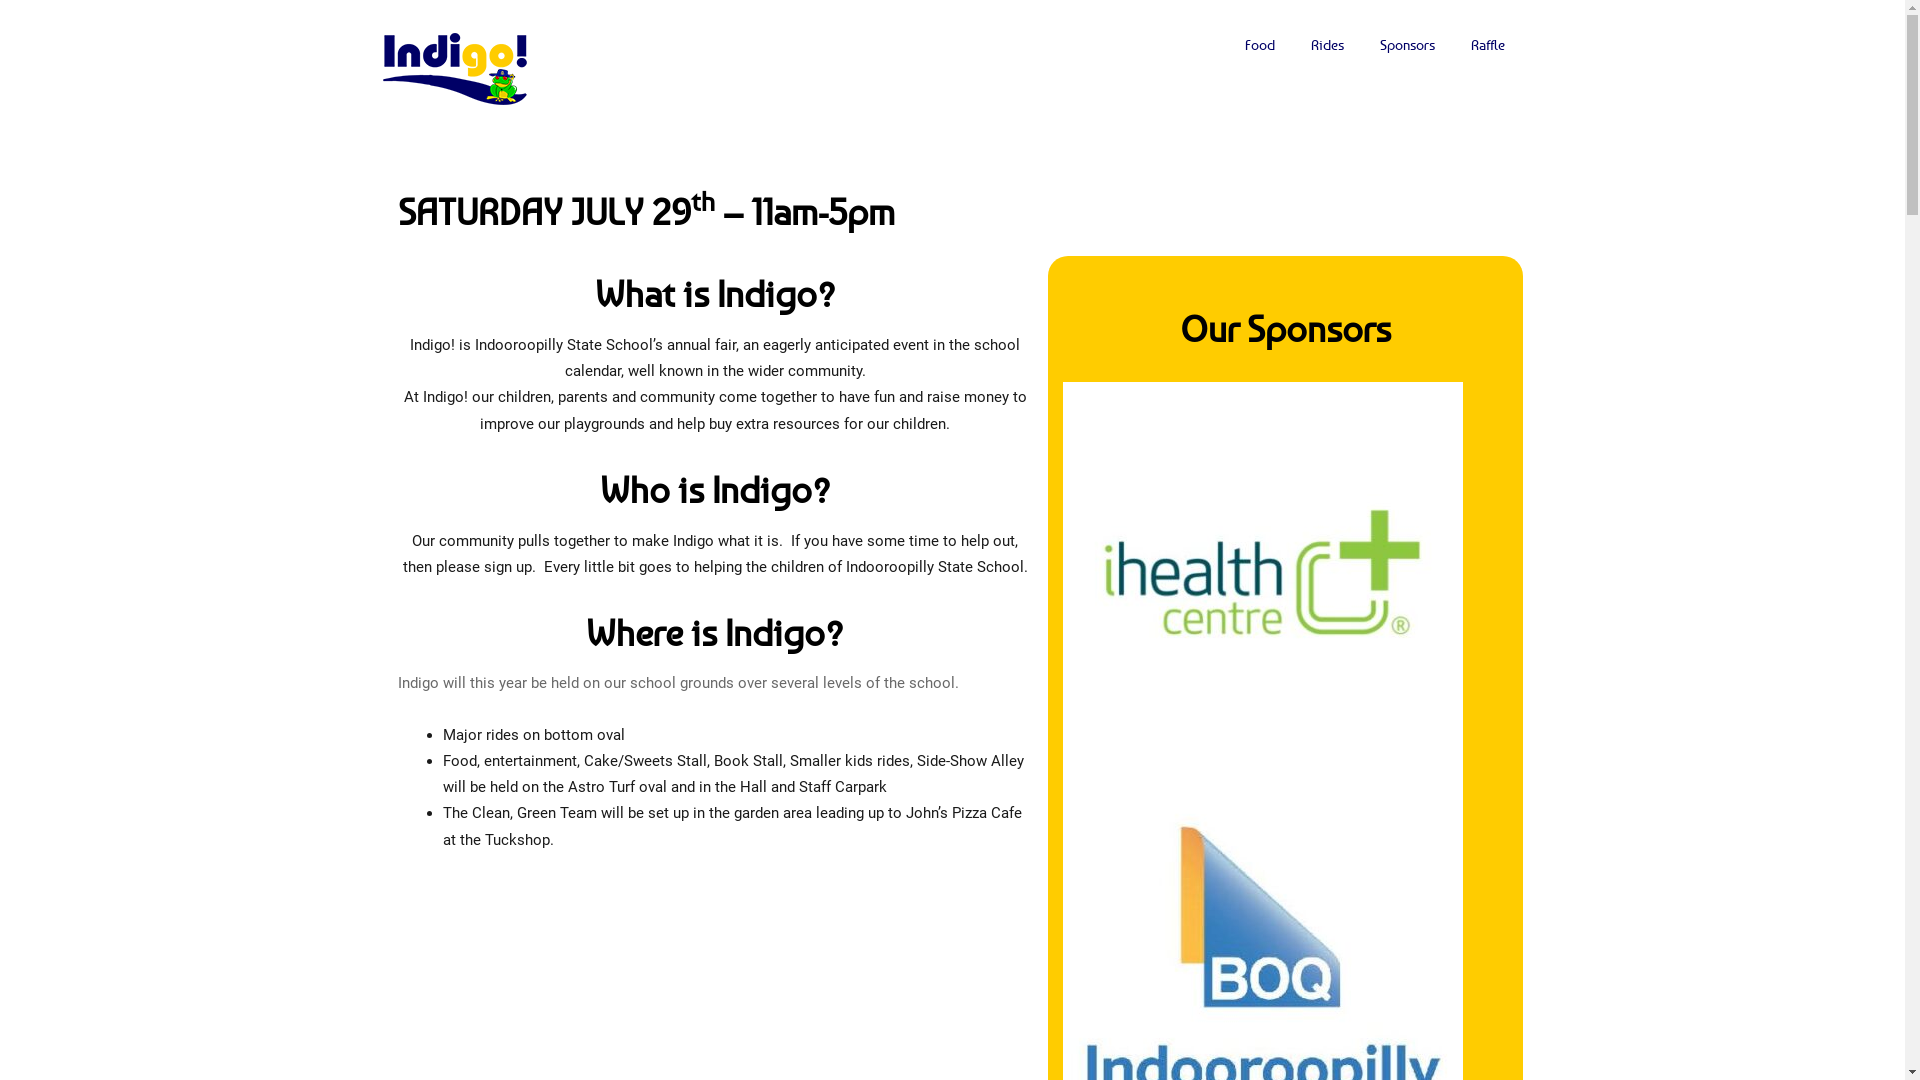  Describe the element at coordinates (1487, 45) in the screenshot. I see `'Raffle'` at that location.